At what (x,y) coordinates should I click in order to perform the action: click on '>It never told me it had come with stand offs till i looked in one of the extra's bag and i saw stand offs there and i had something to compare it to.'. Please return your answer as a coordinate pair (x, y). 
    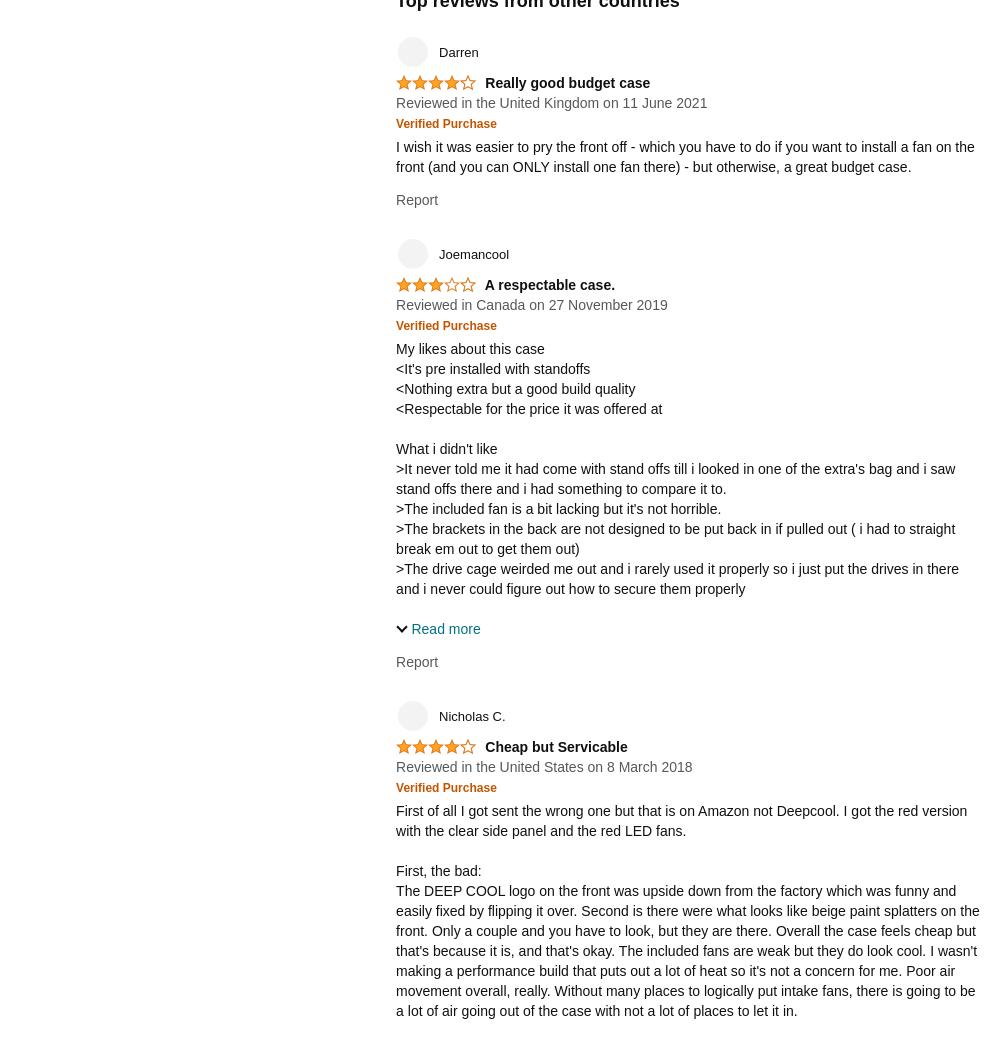
    Looking at the image, I should click on (675, 478).